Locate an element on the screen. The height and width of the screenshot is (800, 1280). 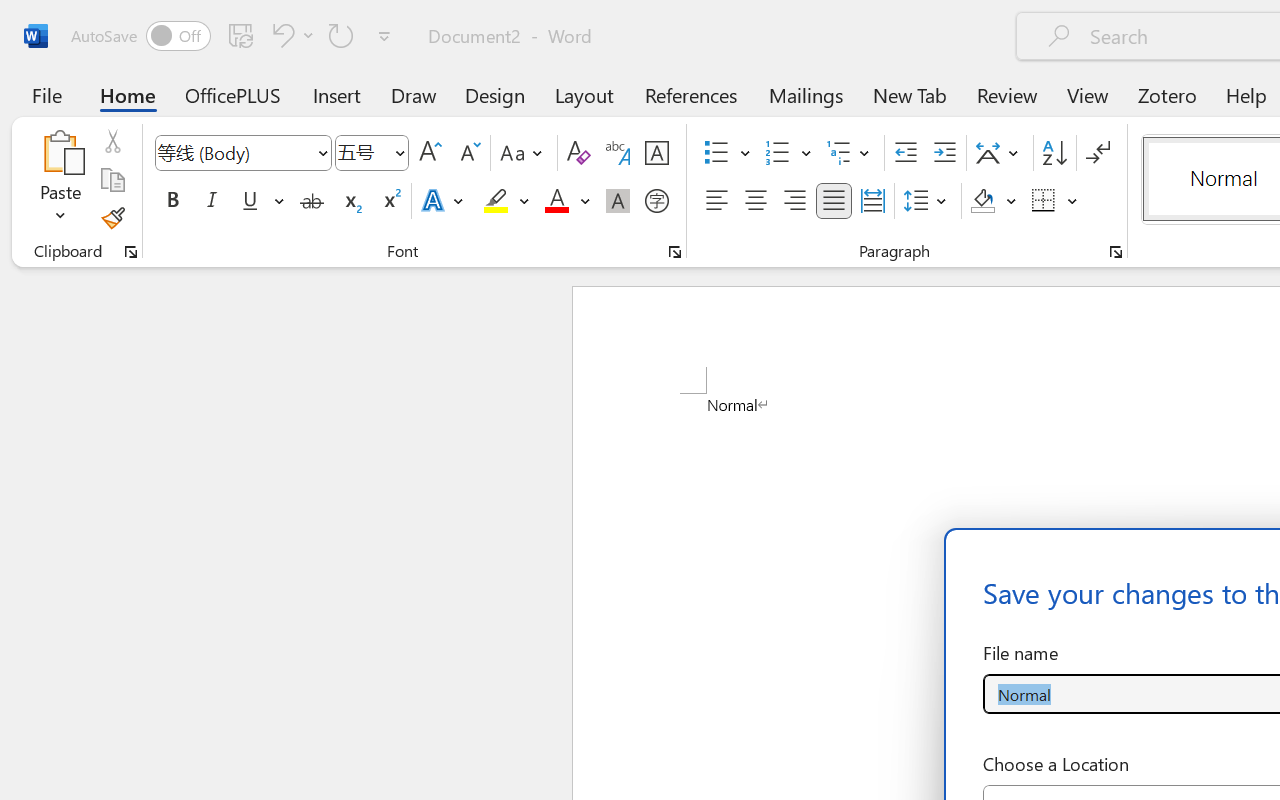
'Distributed' is located at coordinates (872, 201).